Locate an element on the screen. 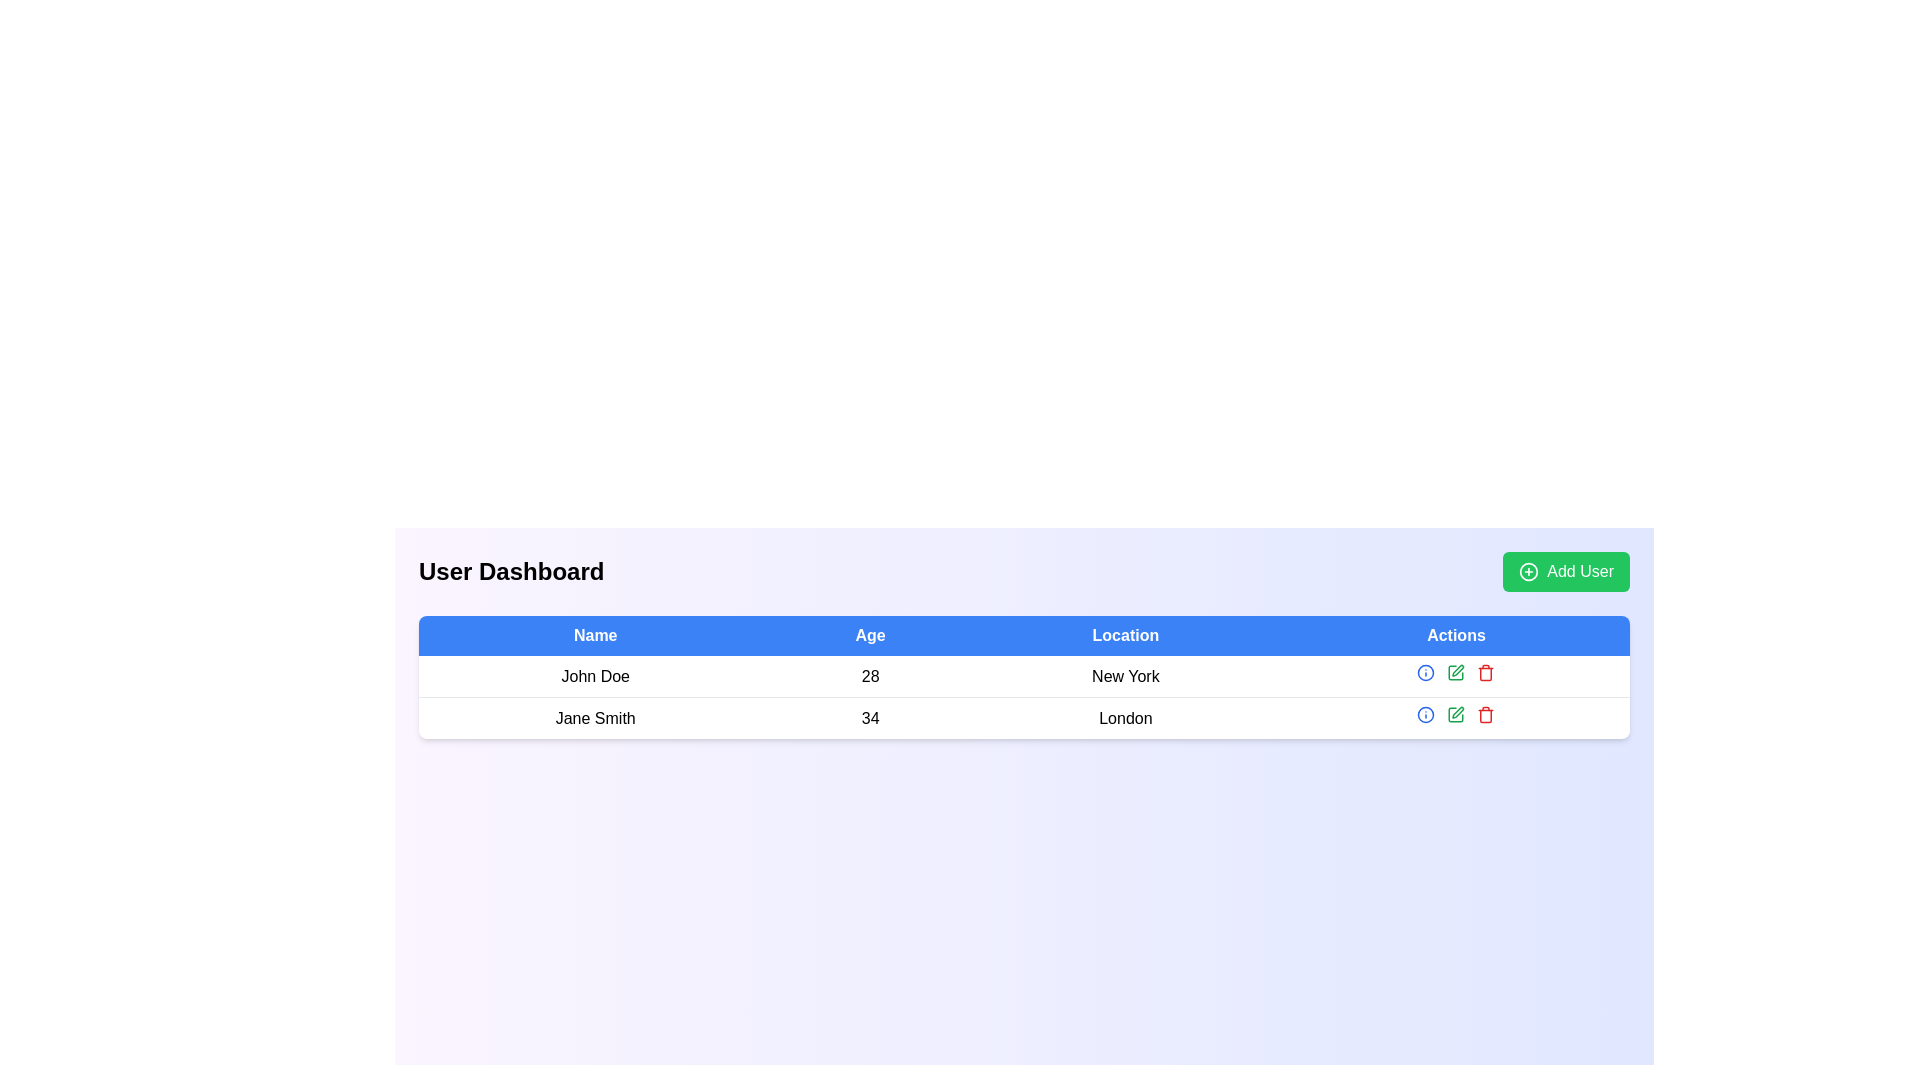 The width and height of the screenshot is (1920, 1080). the delete icon represented by the SVG graphic for the user 'Jane Smith', located in the rightmost column of the user table is located at coordinates (1486, 715).